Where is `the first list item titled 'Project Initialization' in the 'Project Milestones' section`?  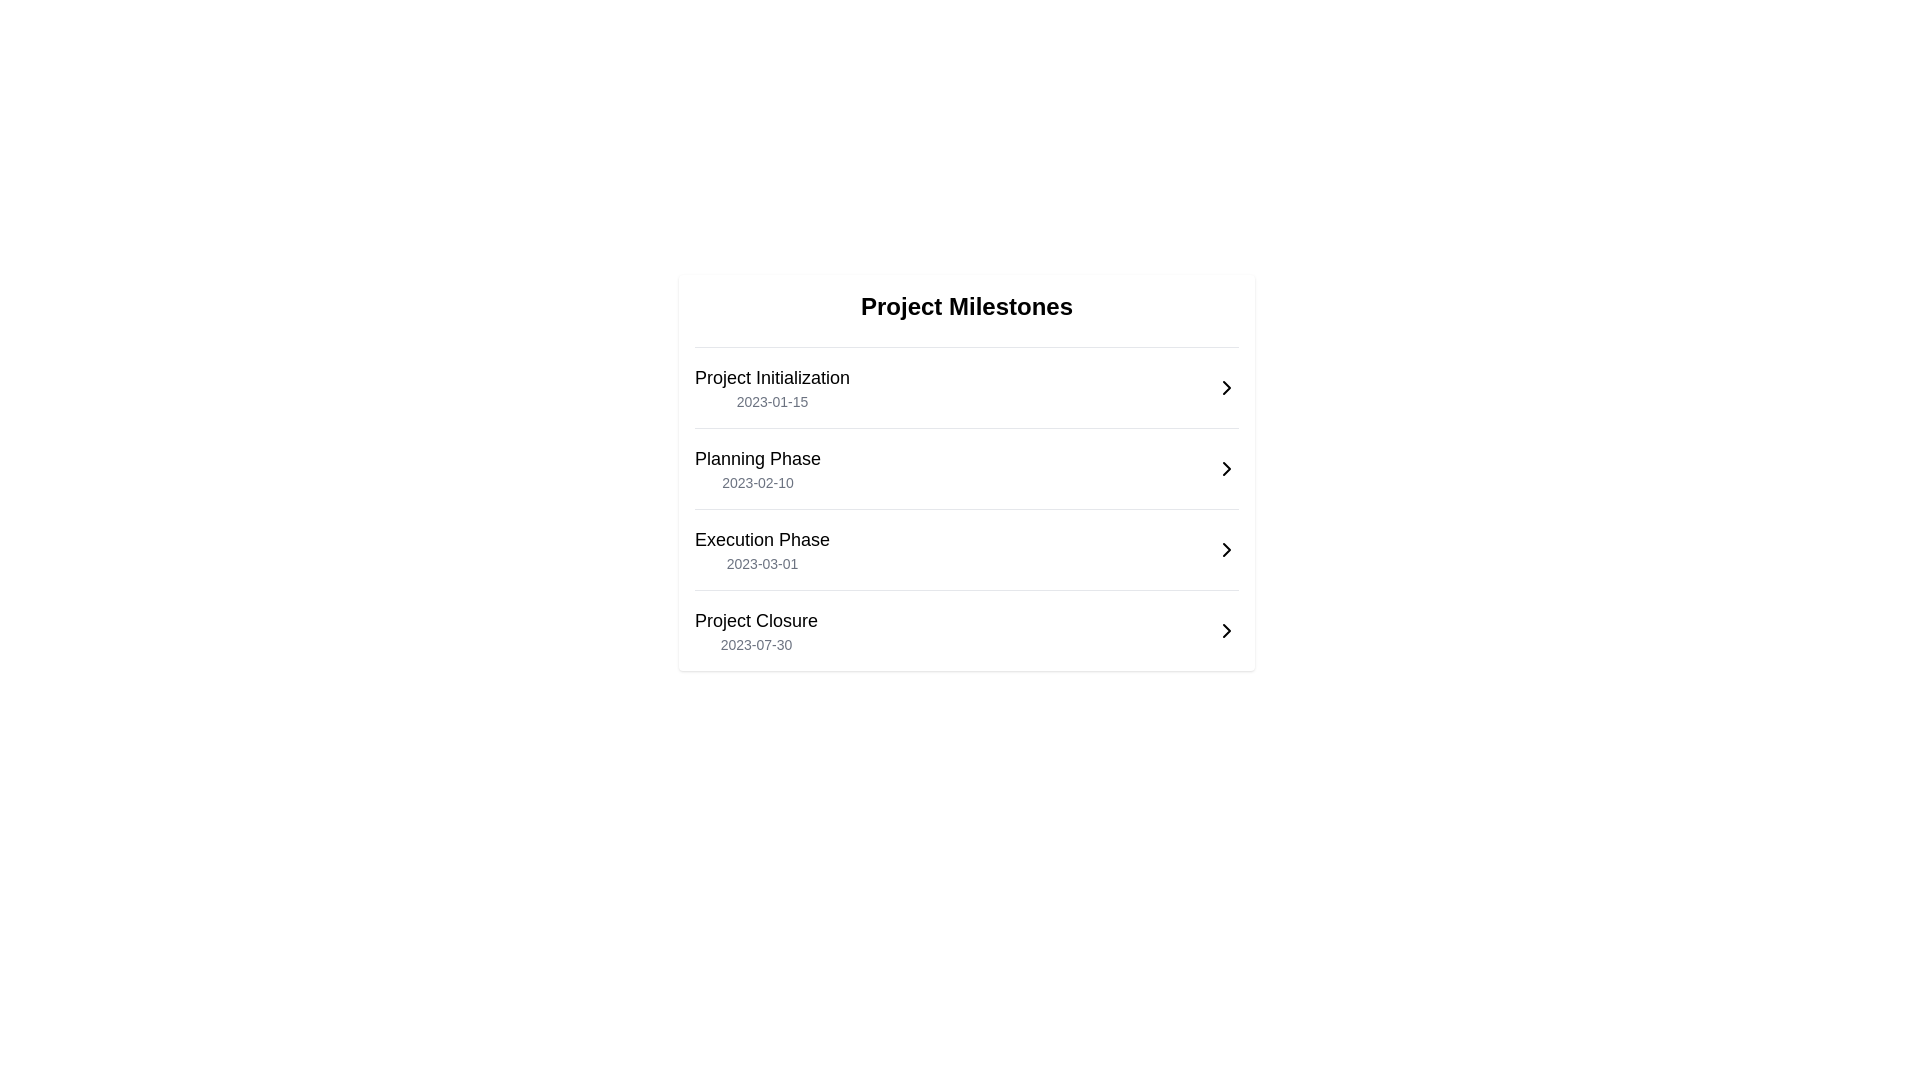
the first list item titled 'Project Initialization' in the 'Project Milestones' section is located at coordinates (771, 388).